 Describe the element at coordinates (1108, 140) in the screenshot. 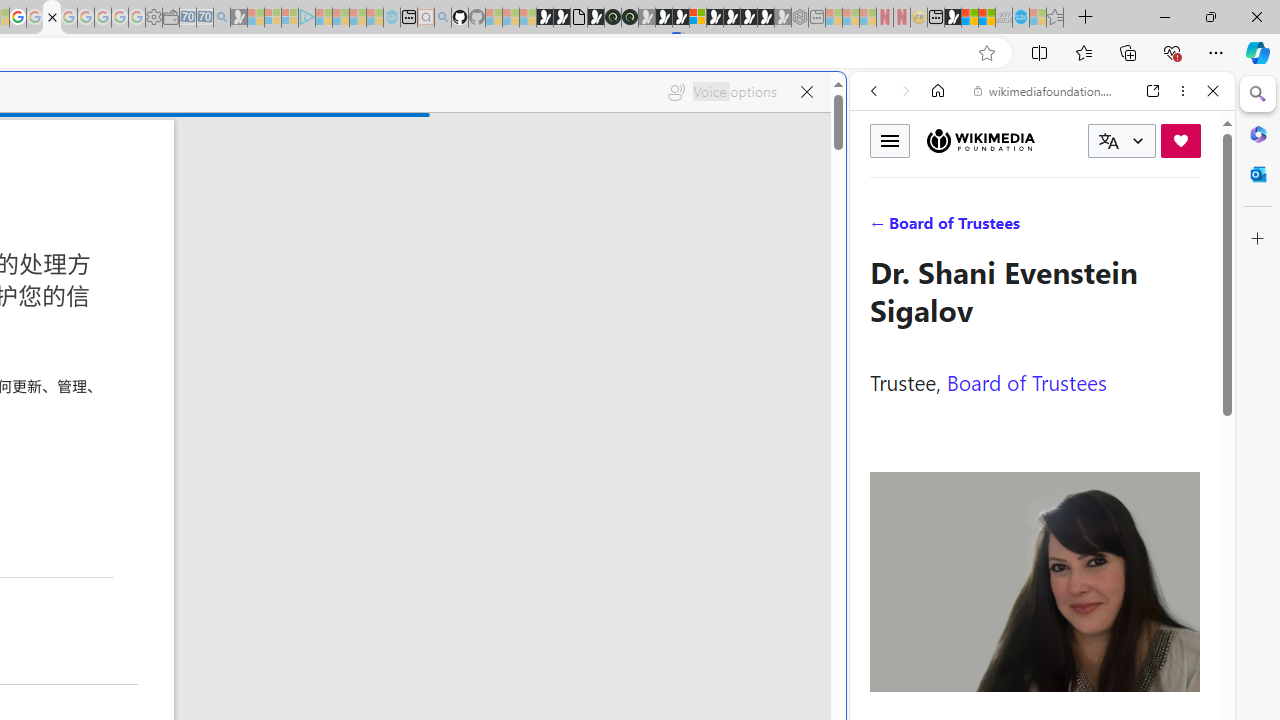

I see `'Class: i icon icon-translate language-switcher__icon'` at that location.